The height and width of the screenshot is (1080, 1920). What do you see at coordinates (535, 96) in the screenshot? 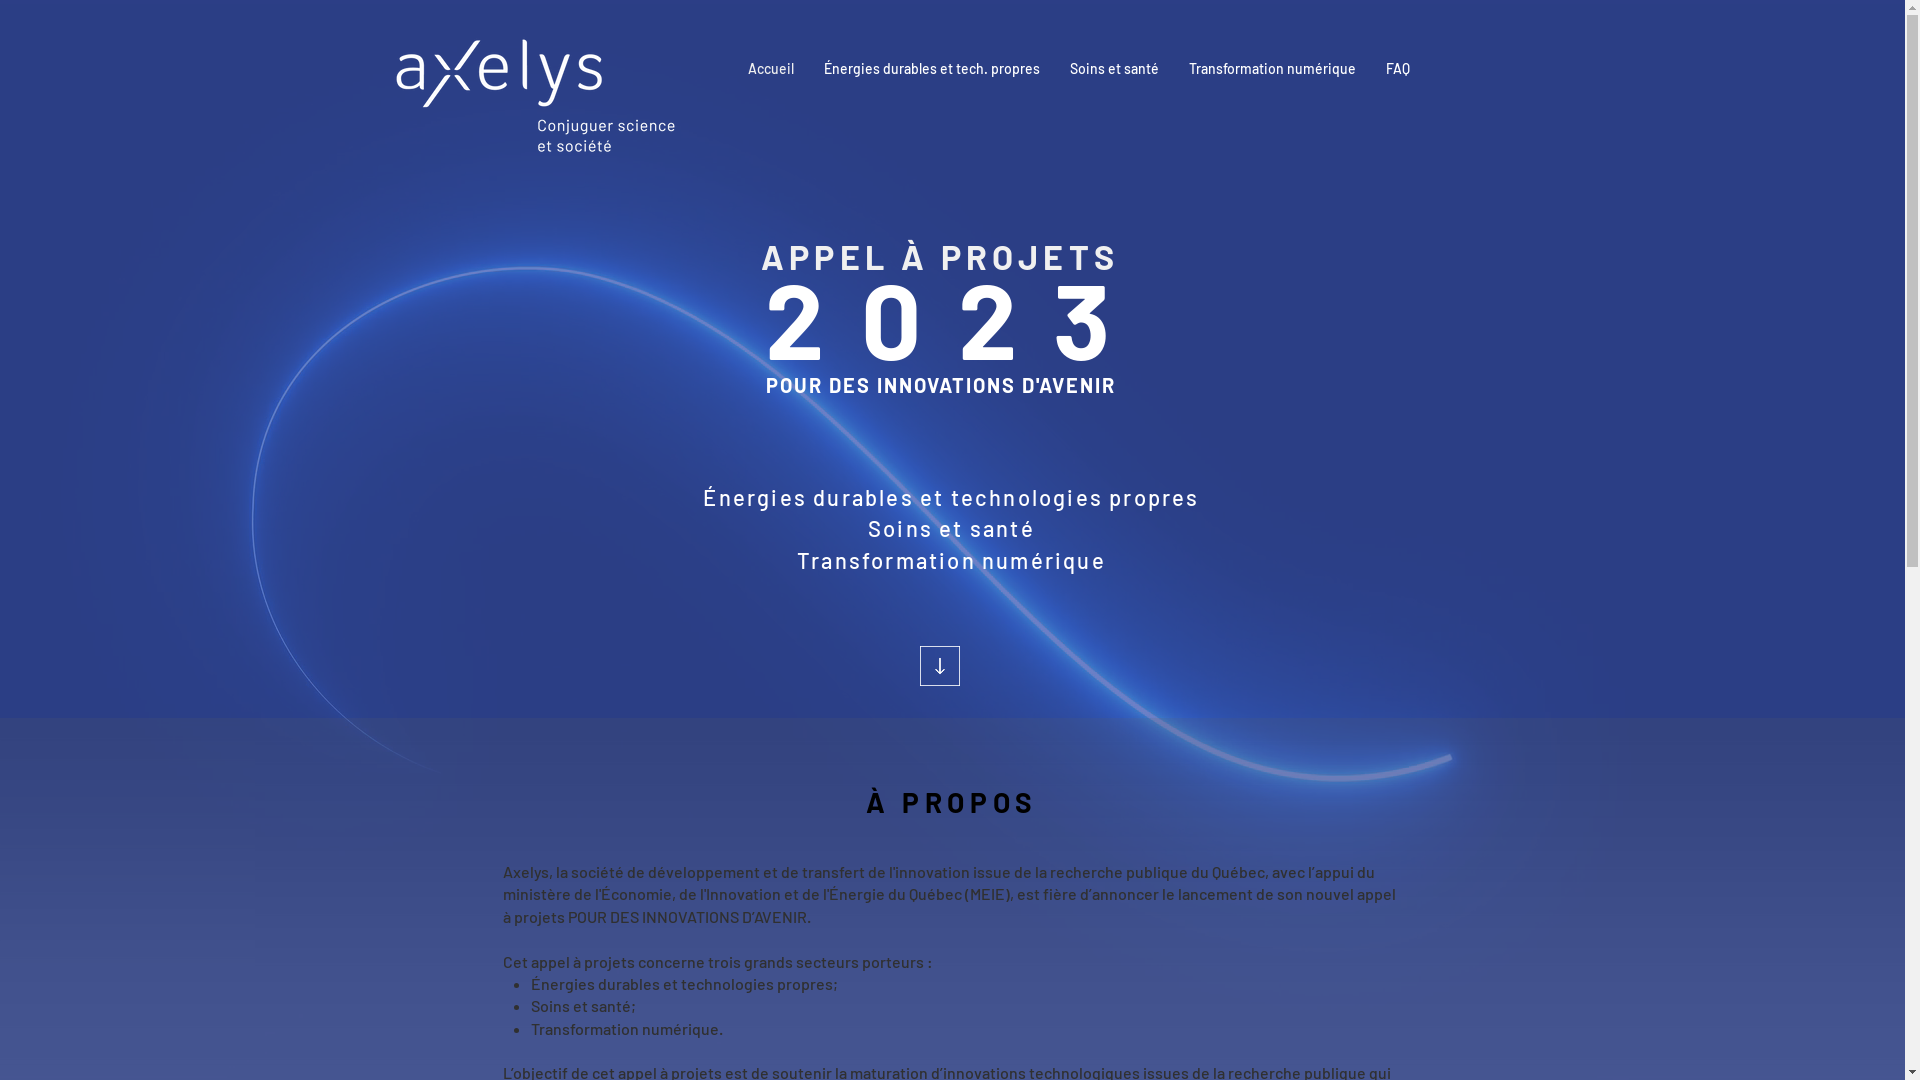
I see `'Axelyx_lg_slogan_Rev.png'` at bounding box center [535, 96].